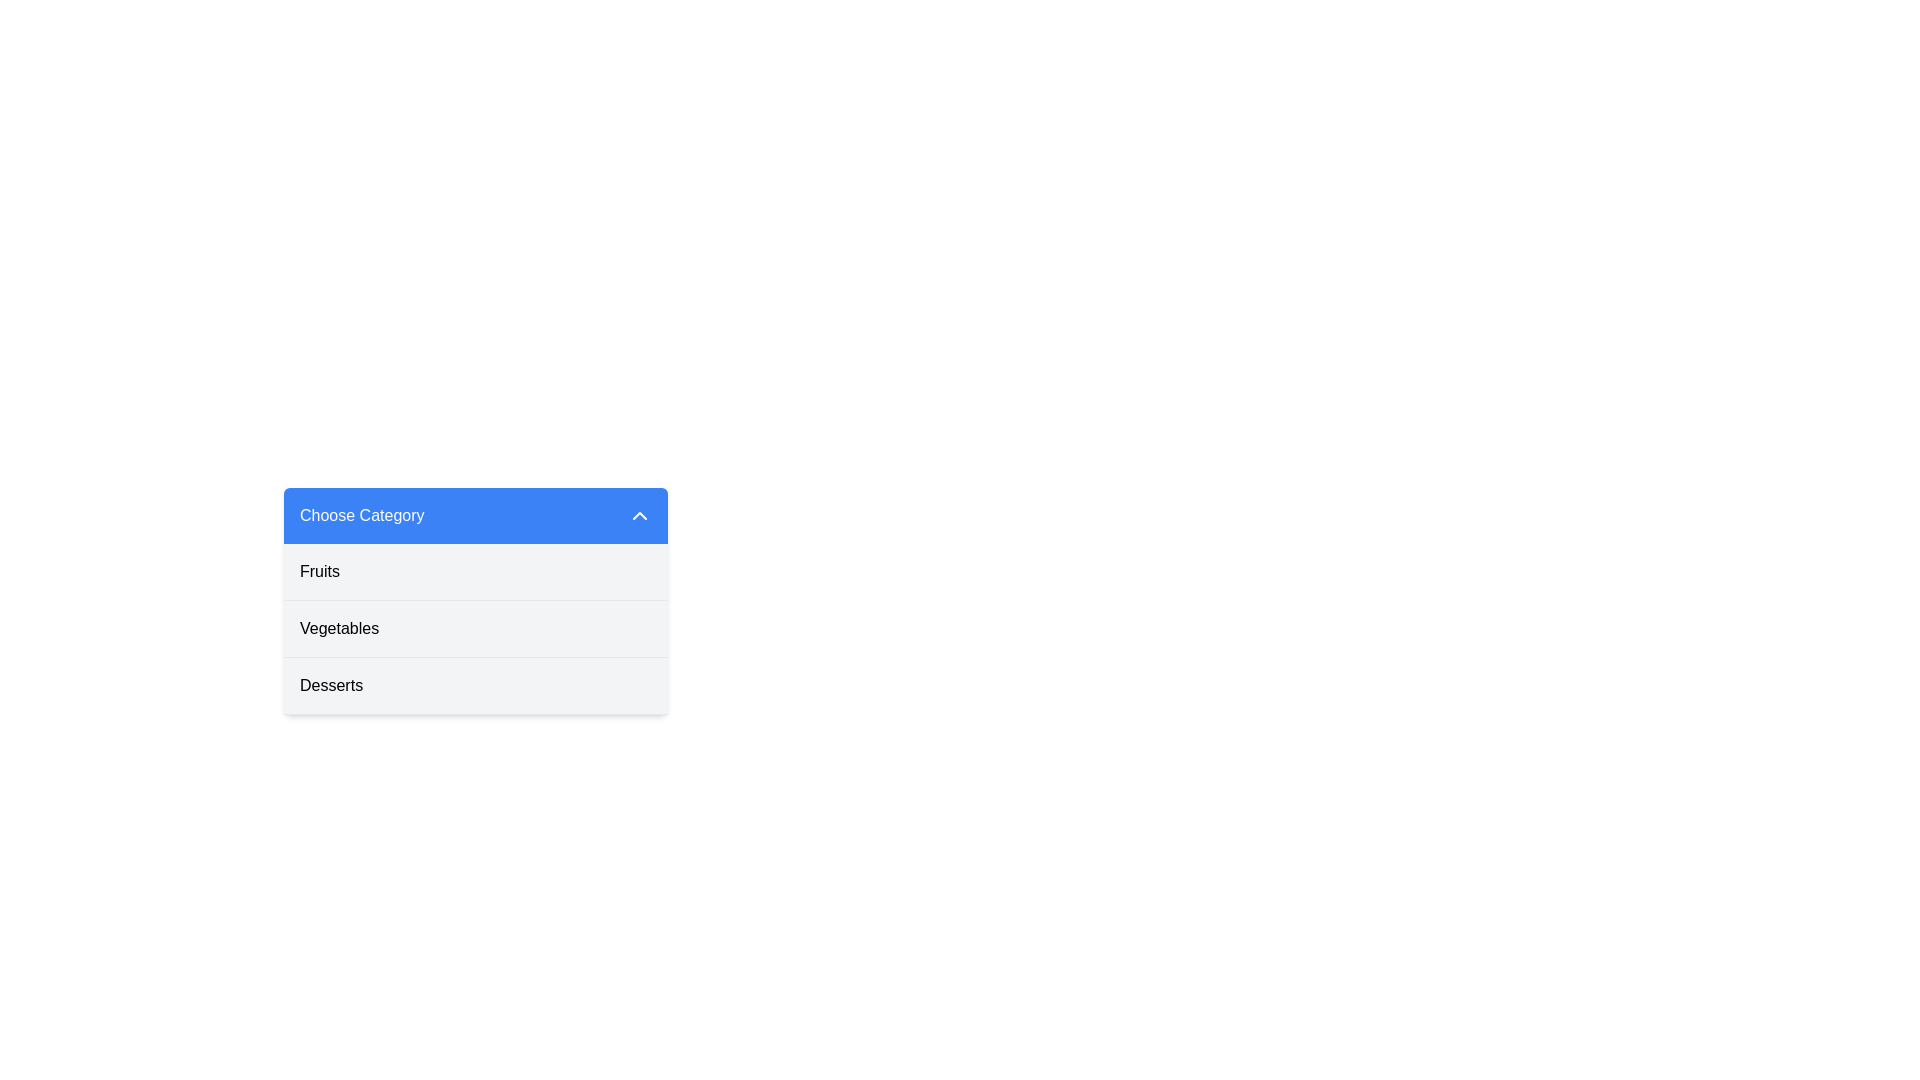 The image size is (1920, 1080). Describe the element at coordinates (638, 515) in the screenshot. I see `the toggle icon located in the top-right corner of the blue header bar labeled 'Choose Category'` at that location.